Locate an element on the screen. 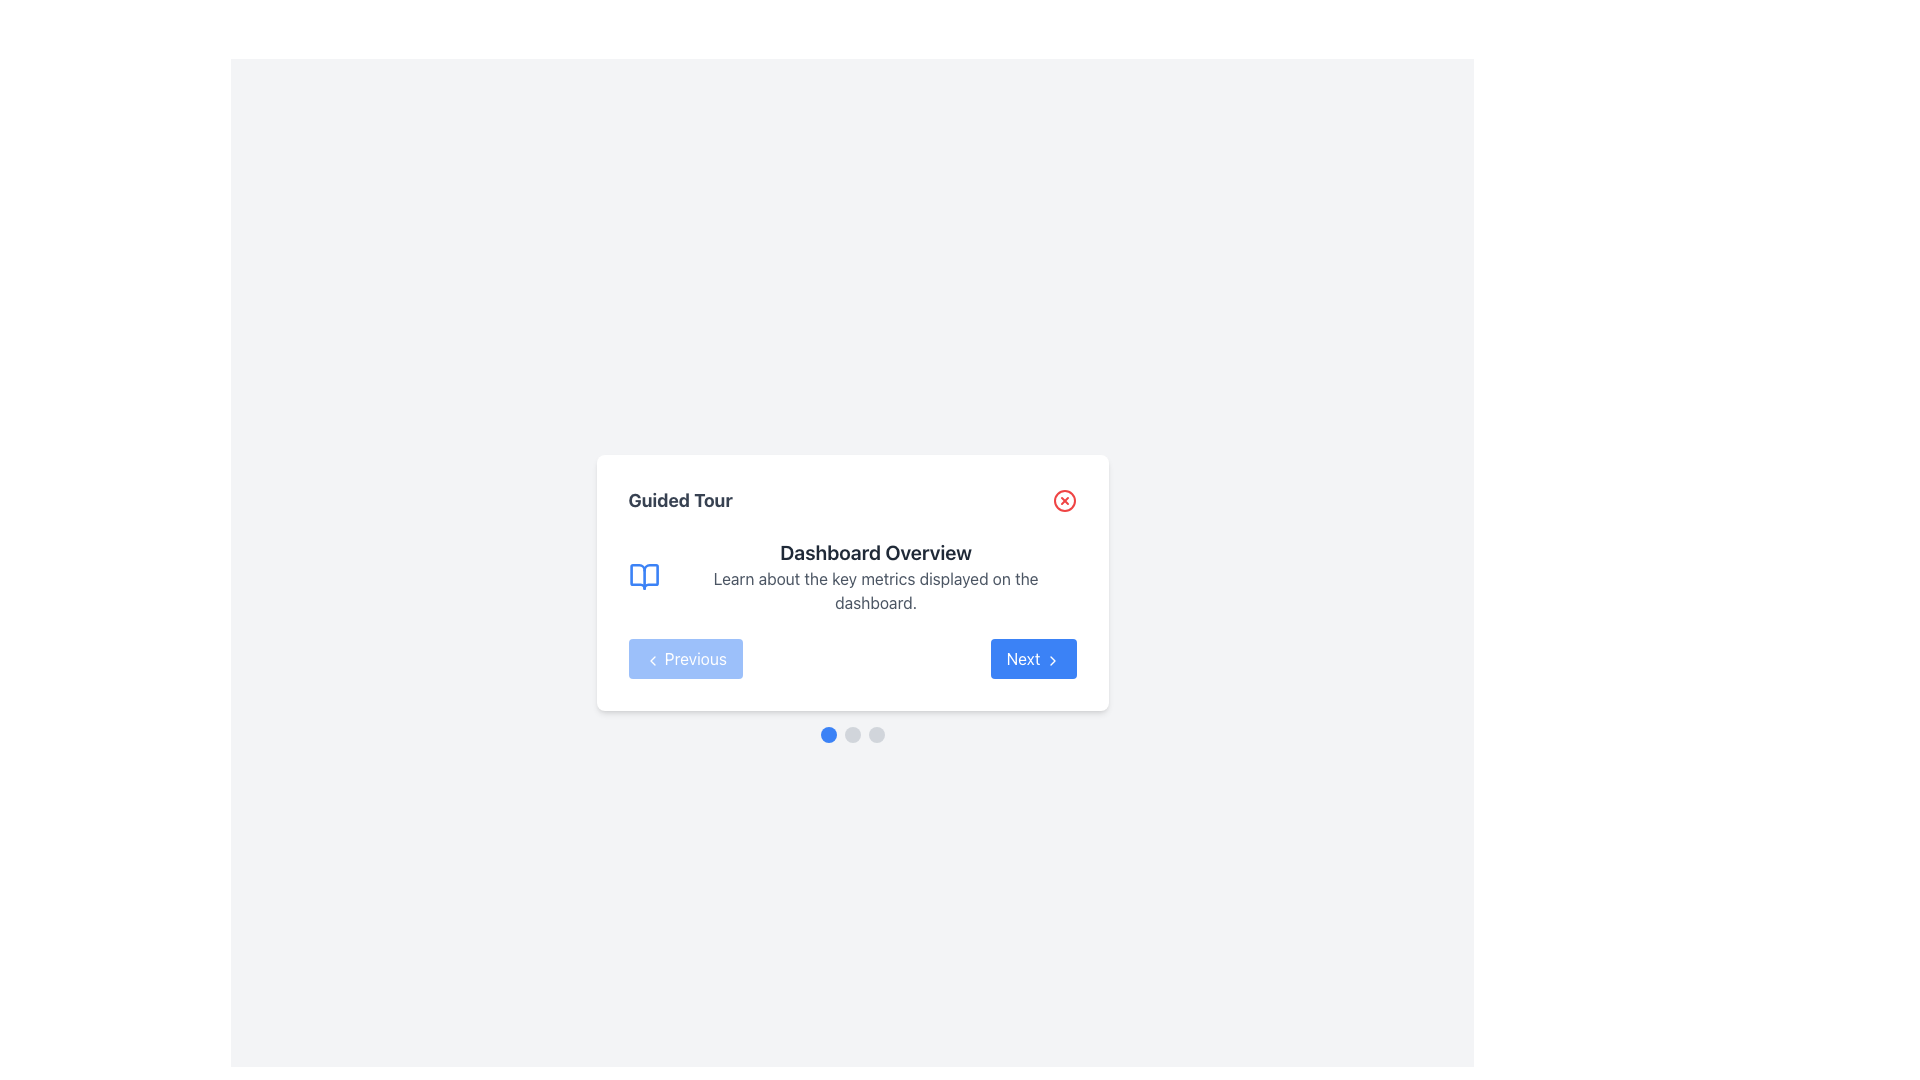 This screenshot has width=1920, height=1080. the right-facing chevron icon embedded within the blue 'Next' button at the bottom-right of the guided tour dialog box is located at coordinates (1051, 660).